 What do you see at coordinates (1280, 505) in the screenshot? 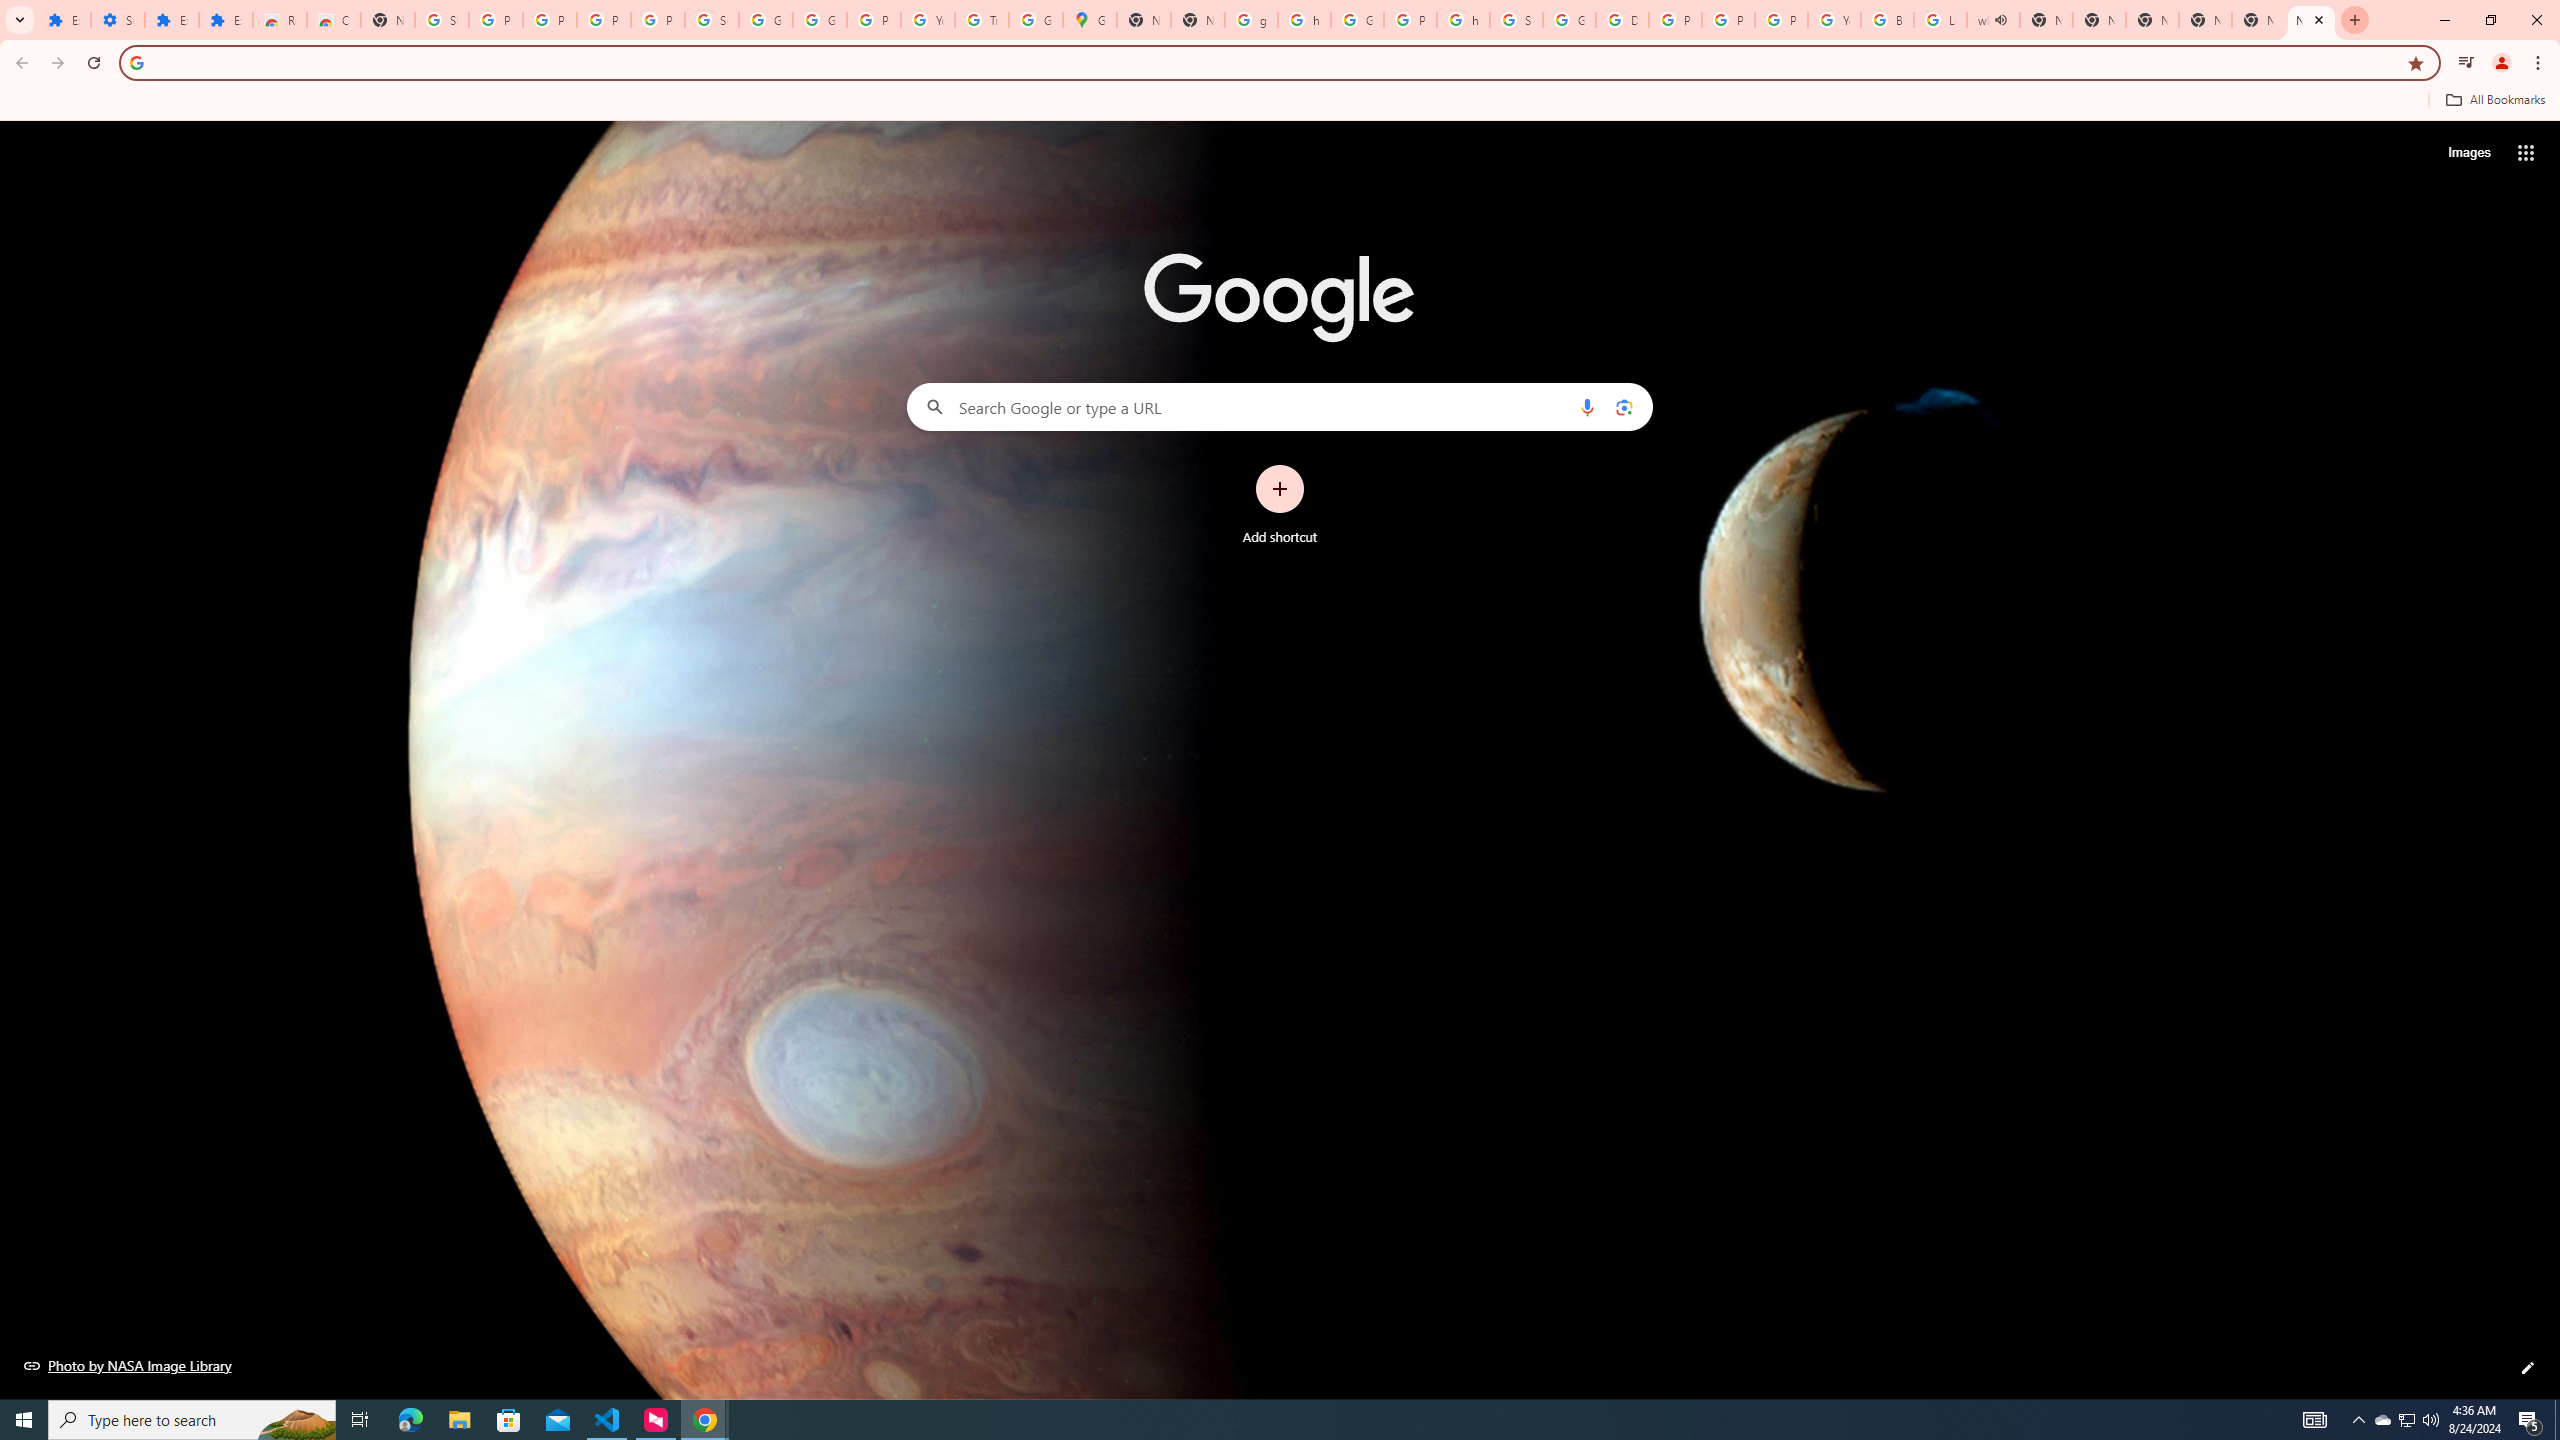
I see `'Add shortcut'` at bounding box center [1280, 505].